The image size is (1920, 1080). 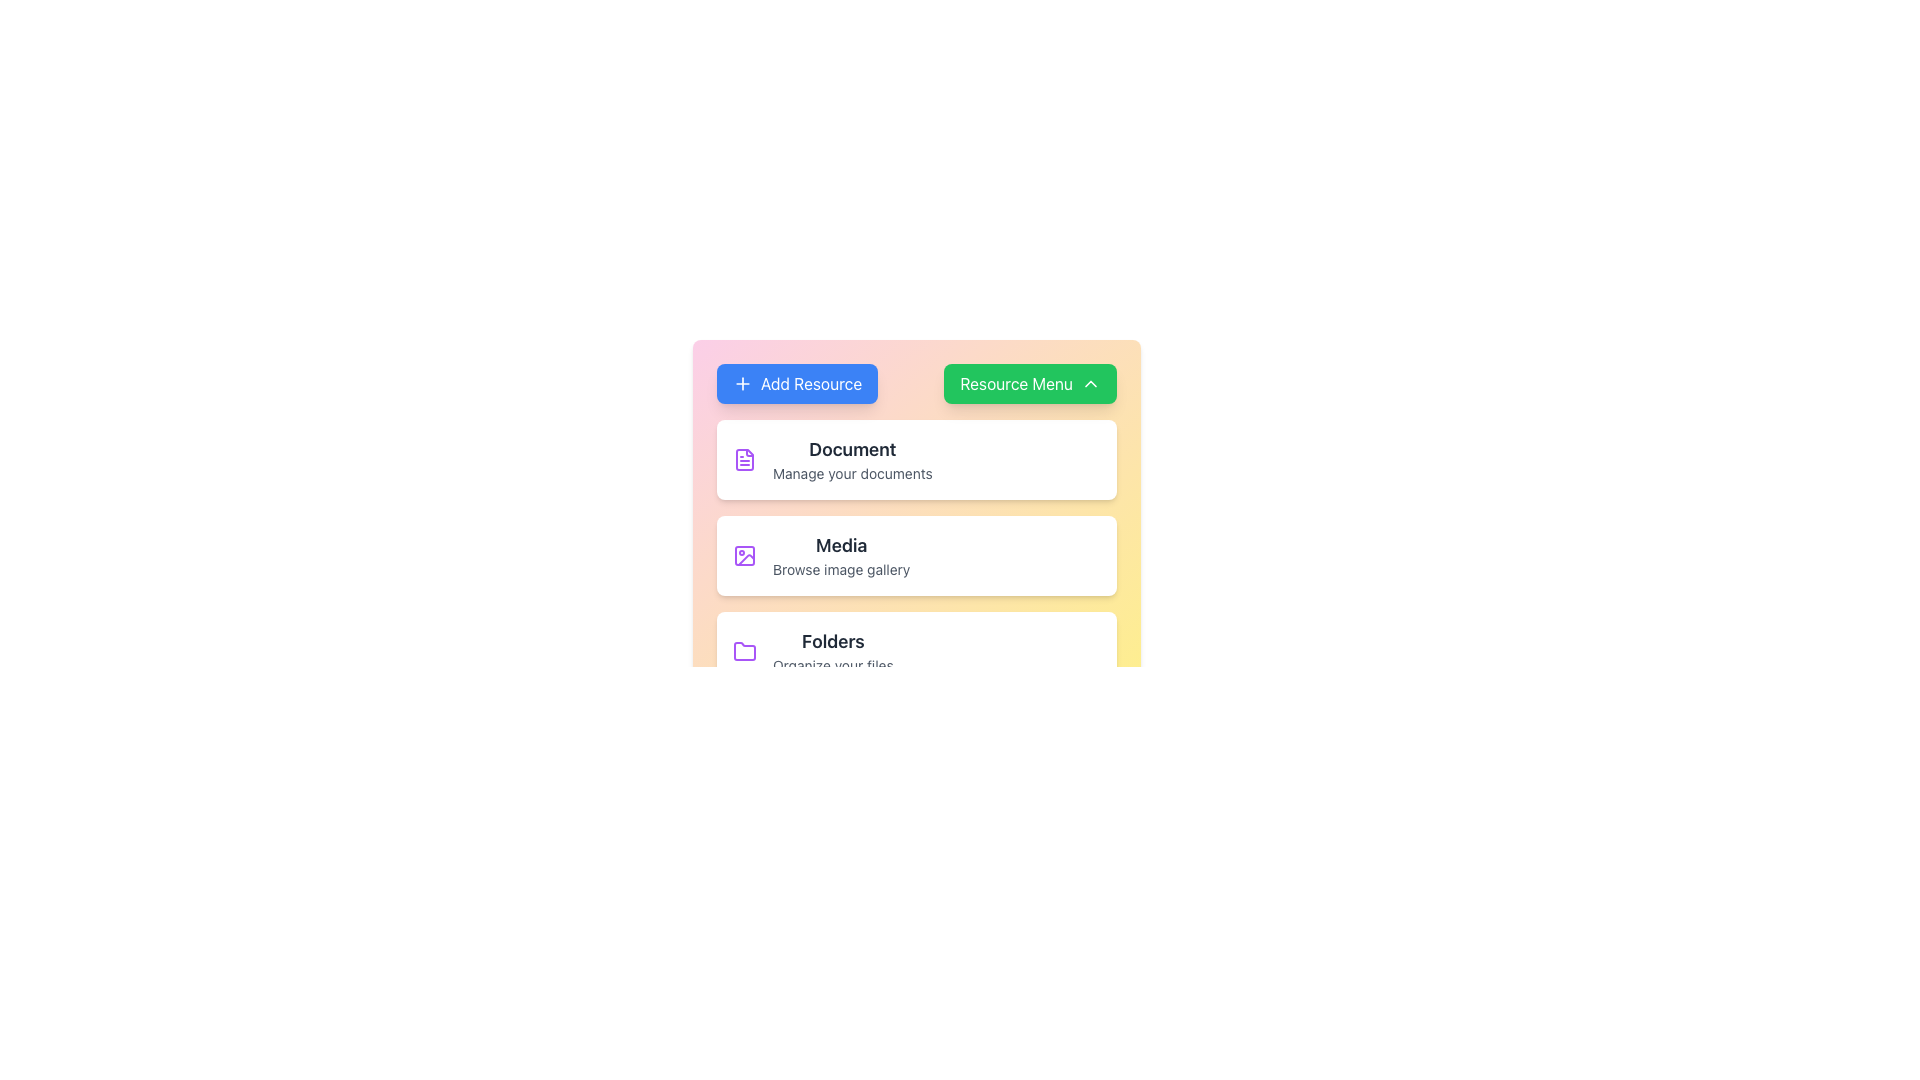 I want to click on the 'Media' text element, which consists of a large bold title and a smaller subtitle, so click(x=841, y=555).